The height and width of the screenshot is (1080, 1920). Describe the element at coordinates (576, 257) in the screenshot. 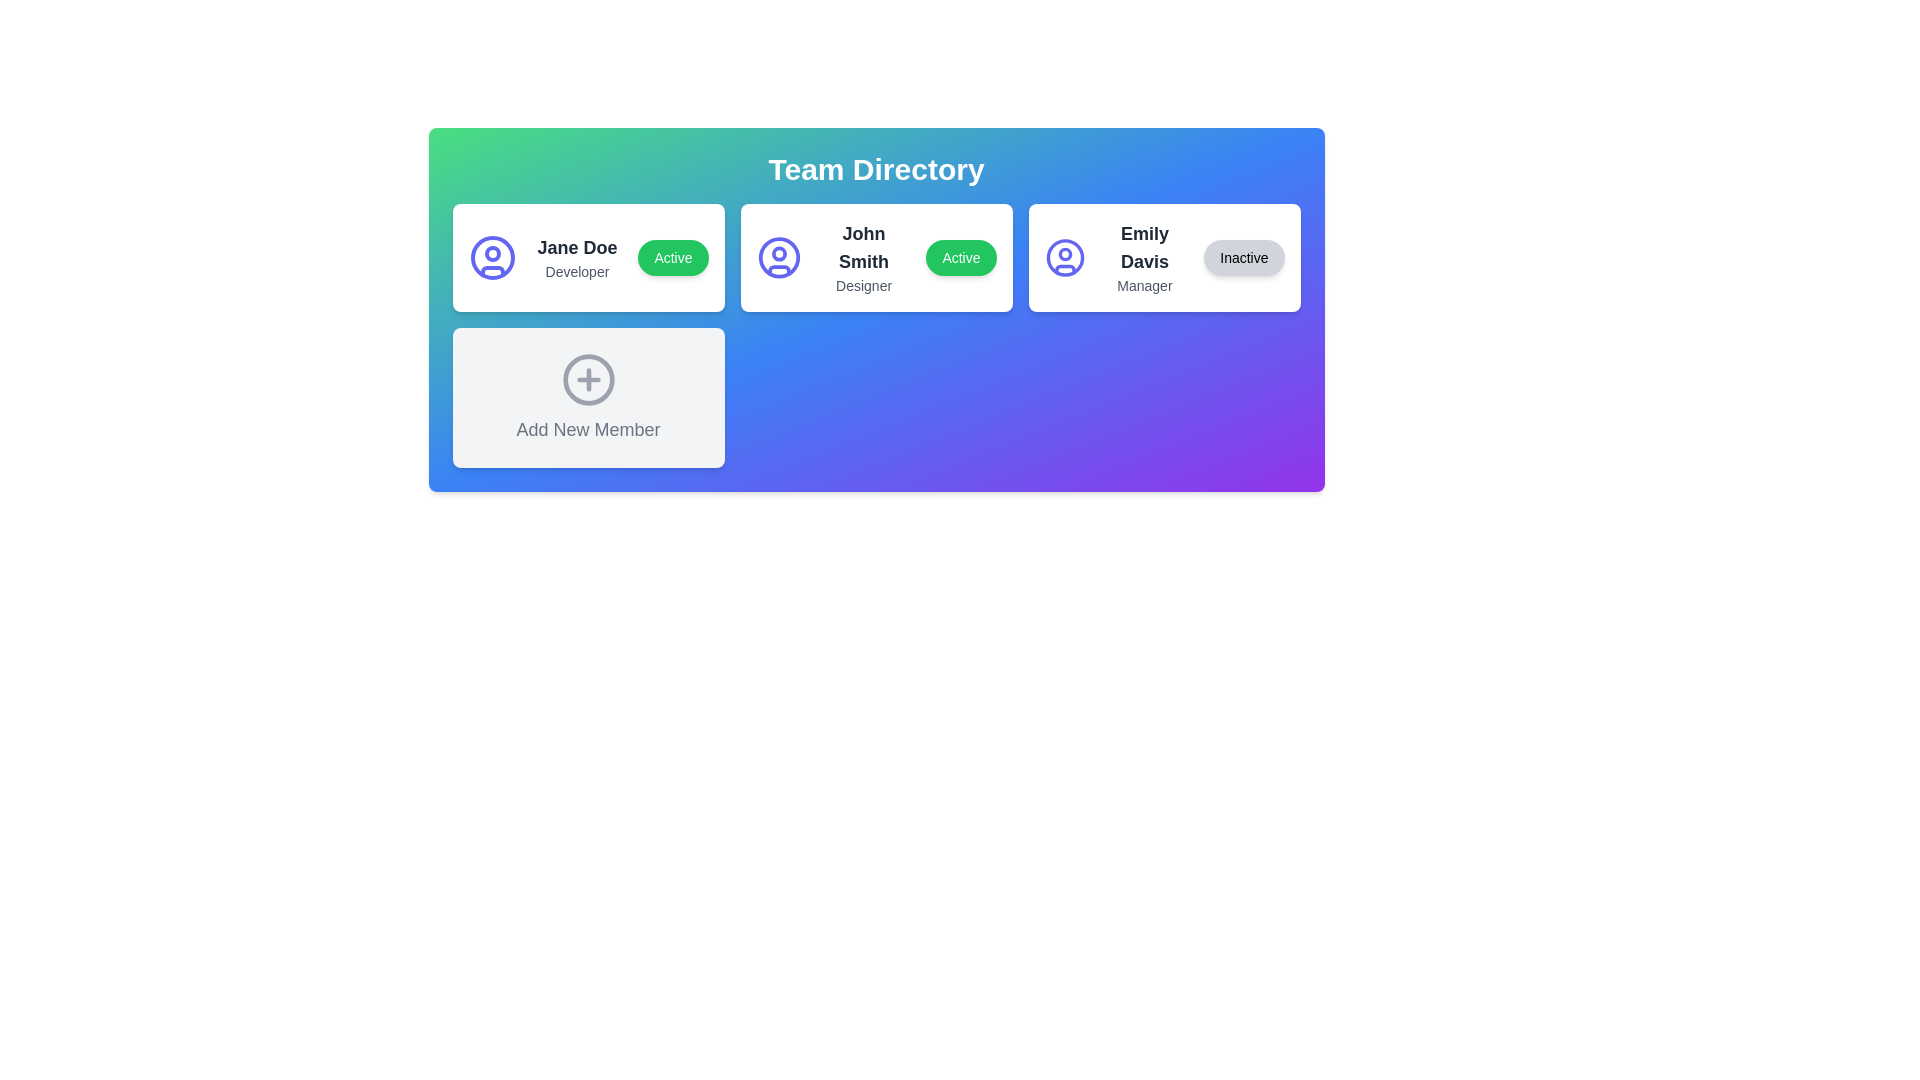

I see `displayed text in the text block that shows the user's name 'Jane Doe' and title 'Developer' located below the avatar icon and to the left of the 'Active' status button in the first row of user cards` at that location.